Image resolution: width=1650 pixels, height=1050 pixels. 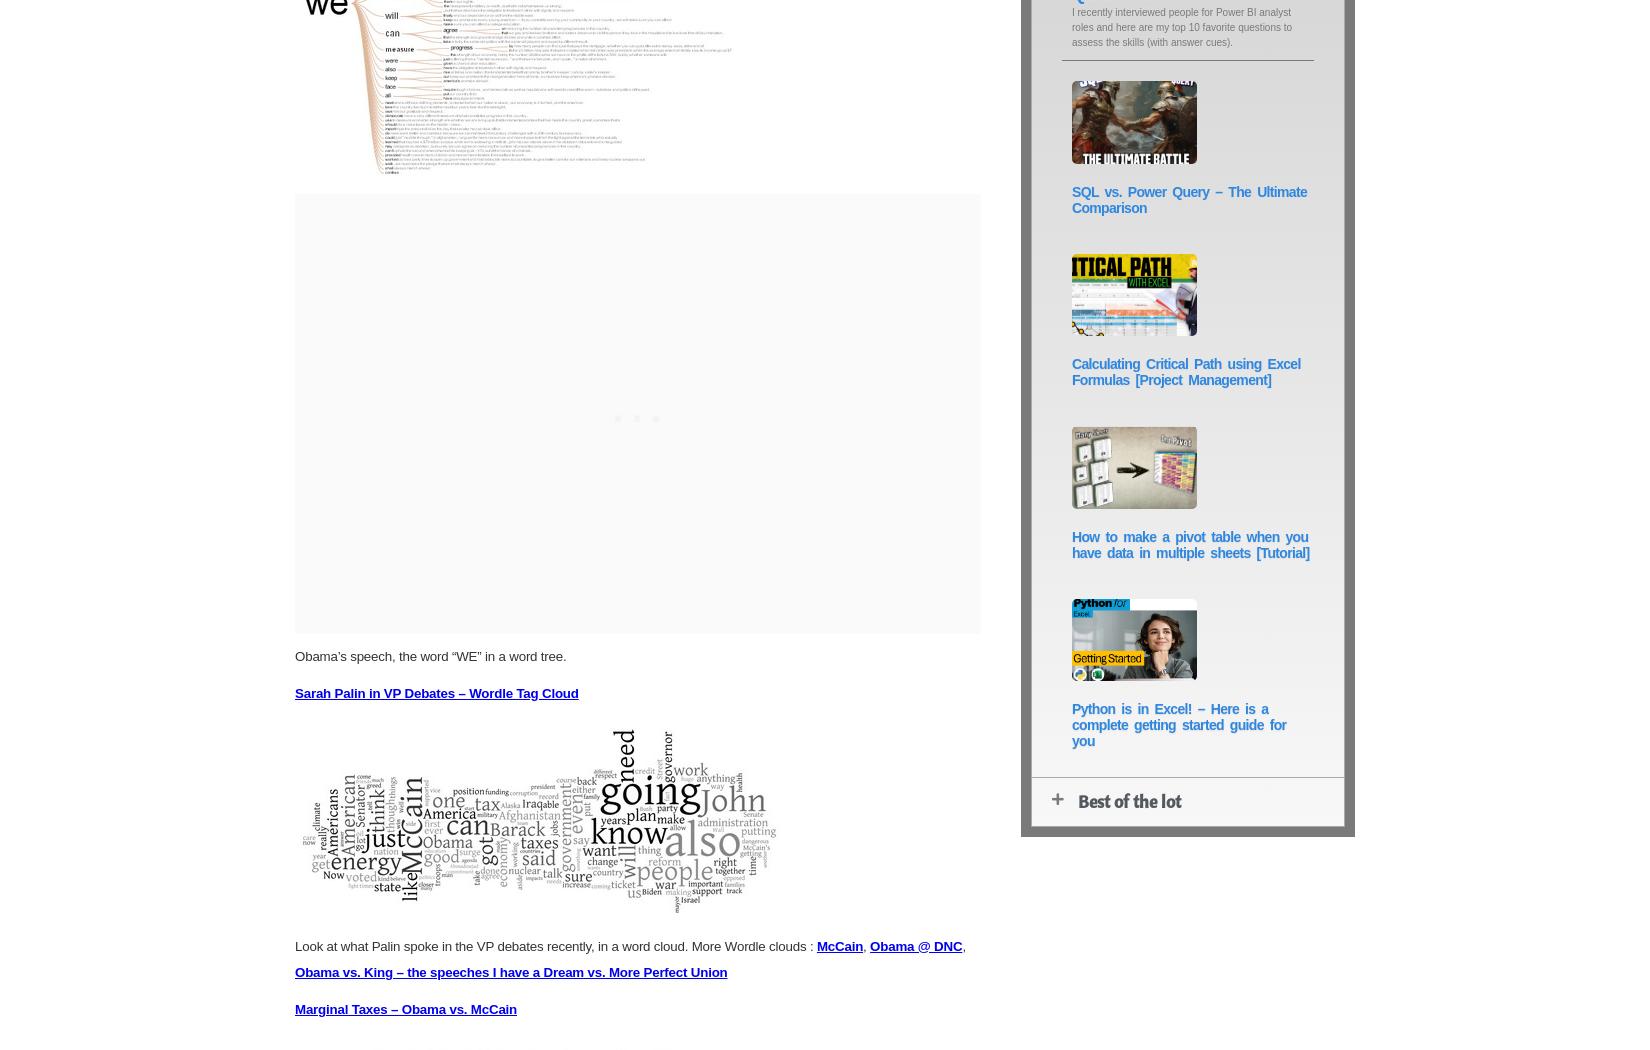 What do you see at coordinates (1071, 724) in the screenshot?
I see `'Python is in Excel! – Here is a complete getting started guide for you'` at bounding box center [1071, 724].